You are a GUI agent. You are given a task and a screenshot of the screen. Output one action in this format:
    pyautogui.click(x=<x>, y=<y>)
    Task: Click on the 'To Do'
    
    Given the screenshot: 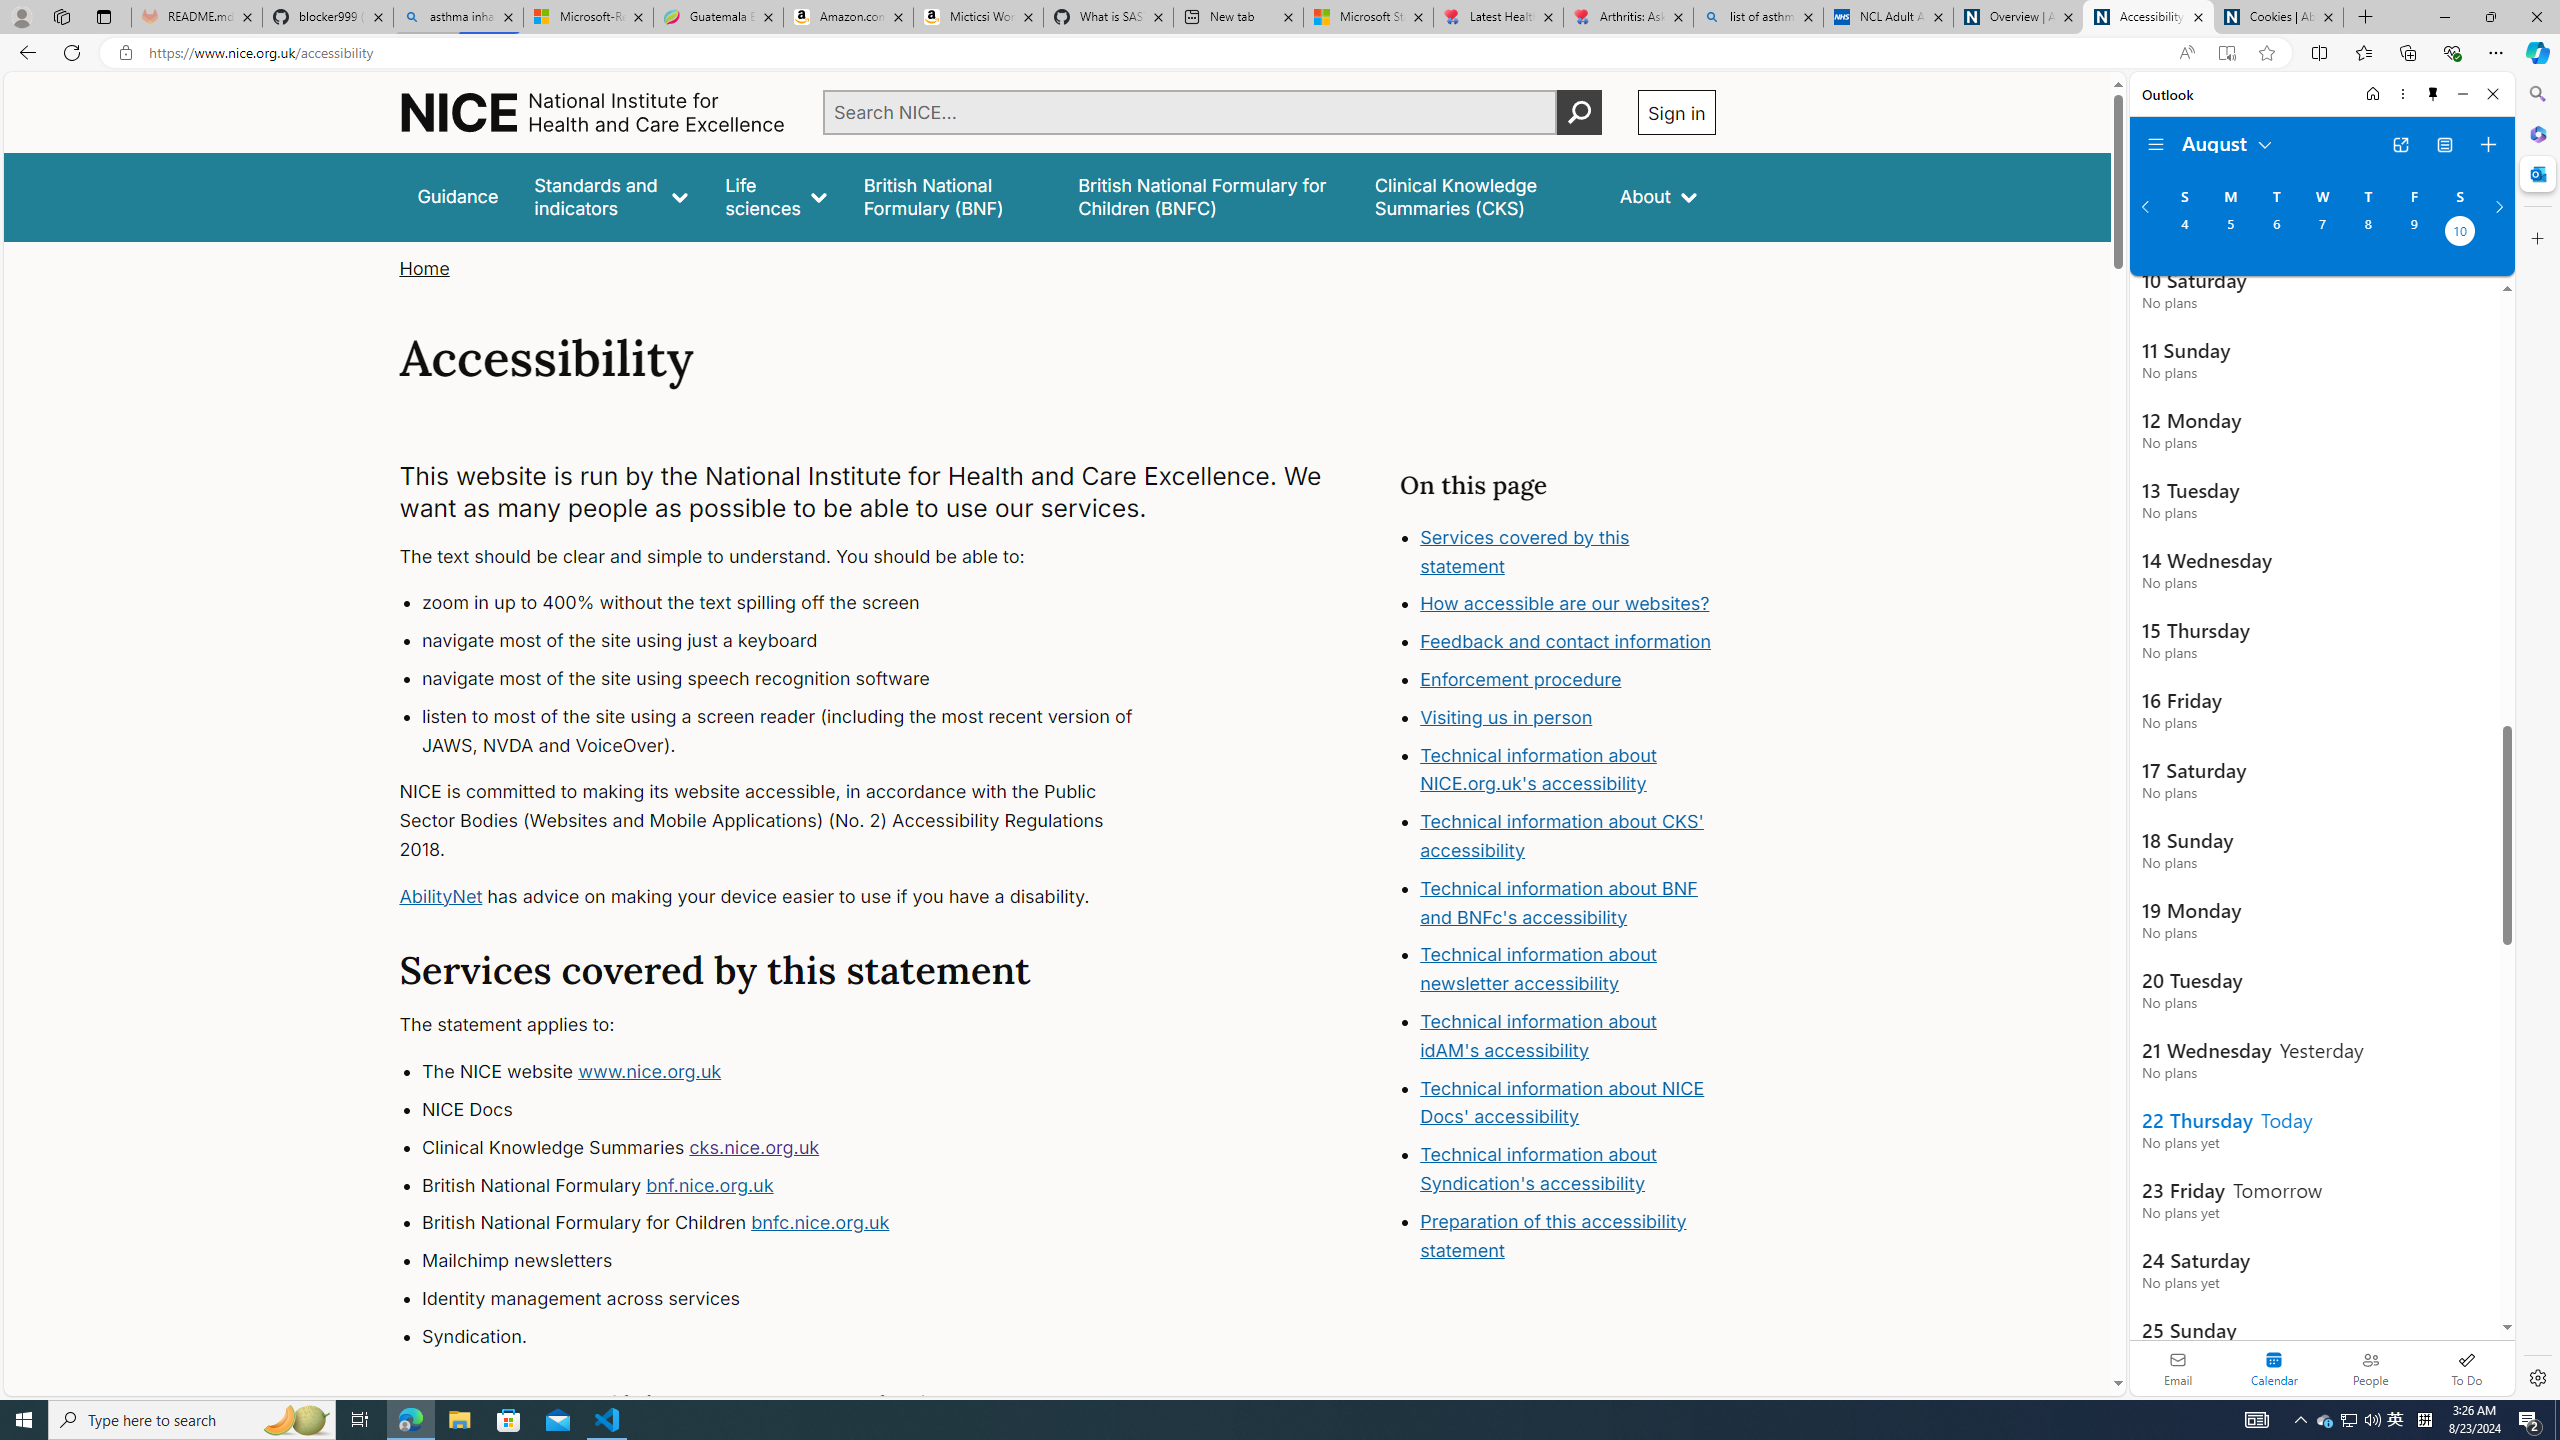 What is the action you would take?
    pyautogui.click(x=2466, y=1367)
    